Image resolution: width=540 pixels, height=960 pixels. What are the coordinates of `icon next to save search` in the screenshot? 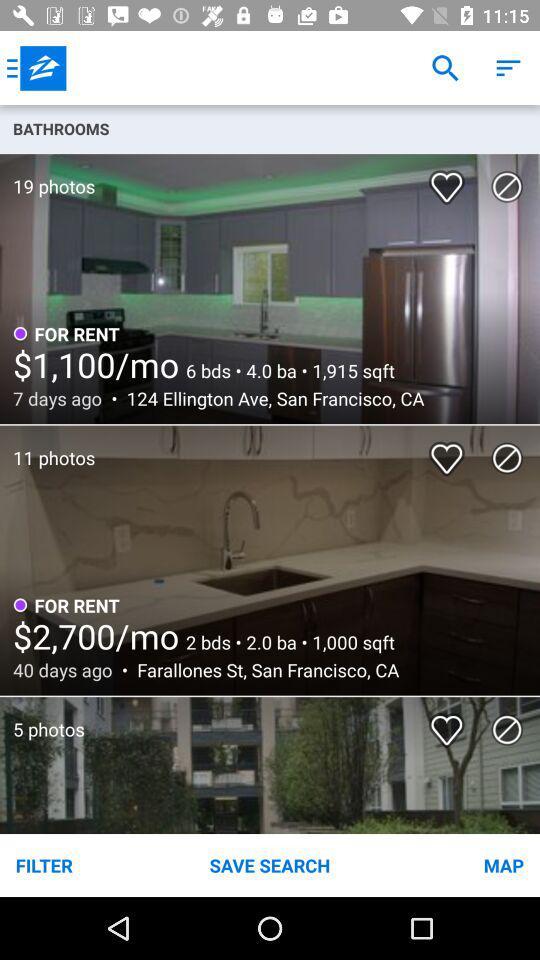 It's located at (449, 864).